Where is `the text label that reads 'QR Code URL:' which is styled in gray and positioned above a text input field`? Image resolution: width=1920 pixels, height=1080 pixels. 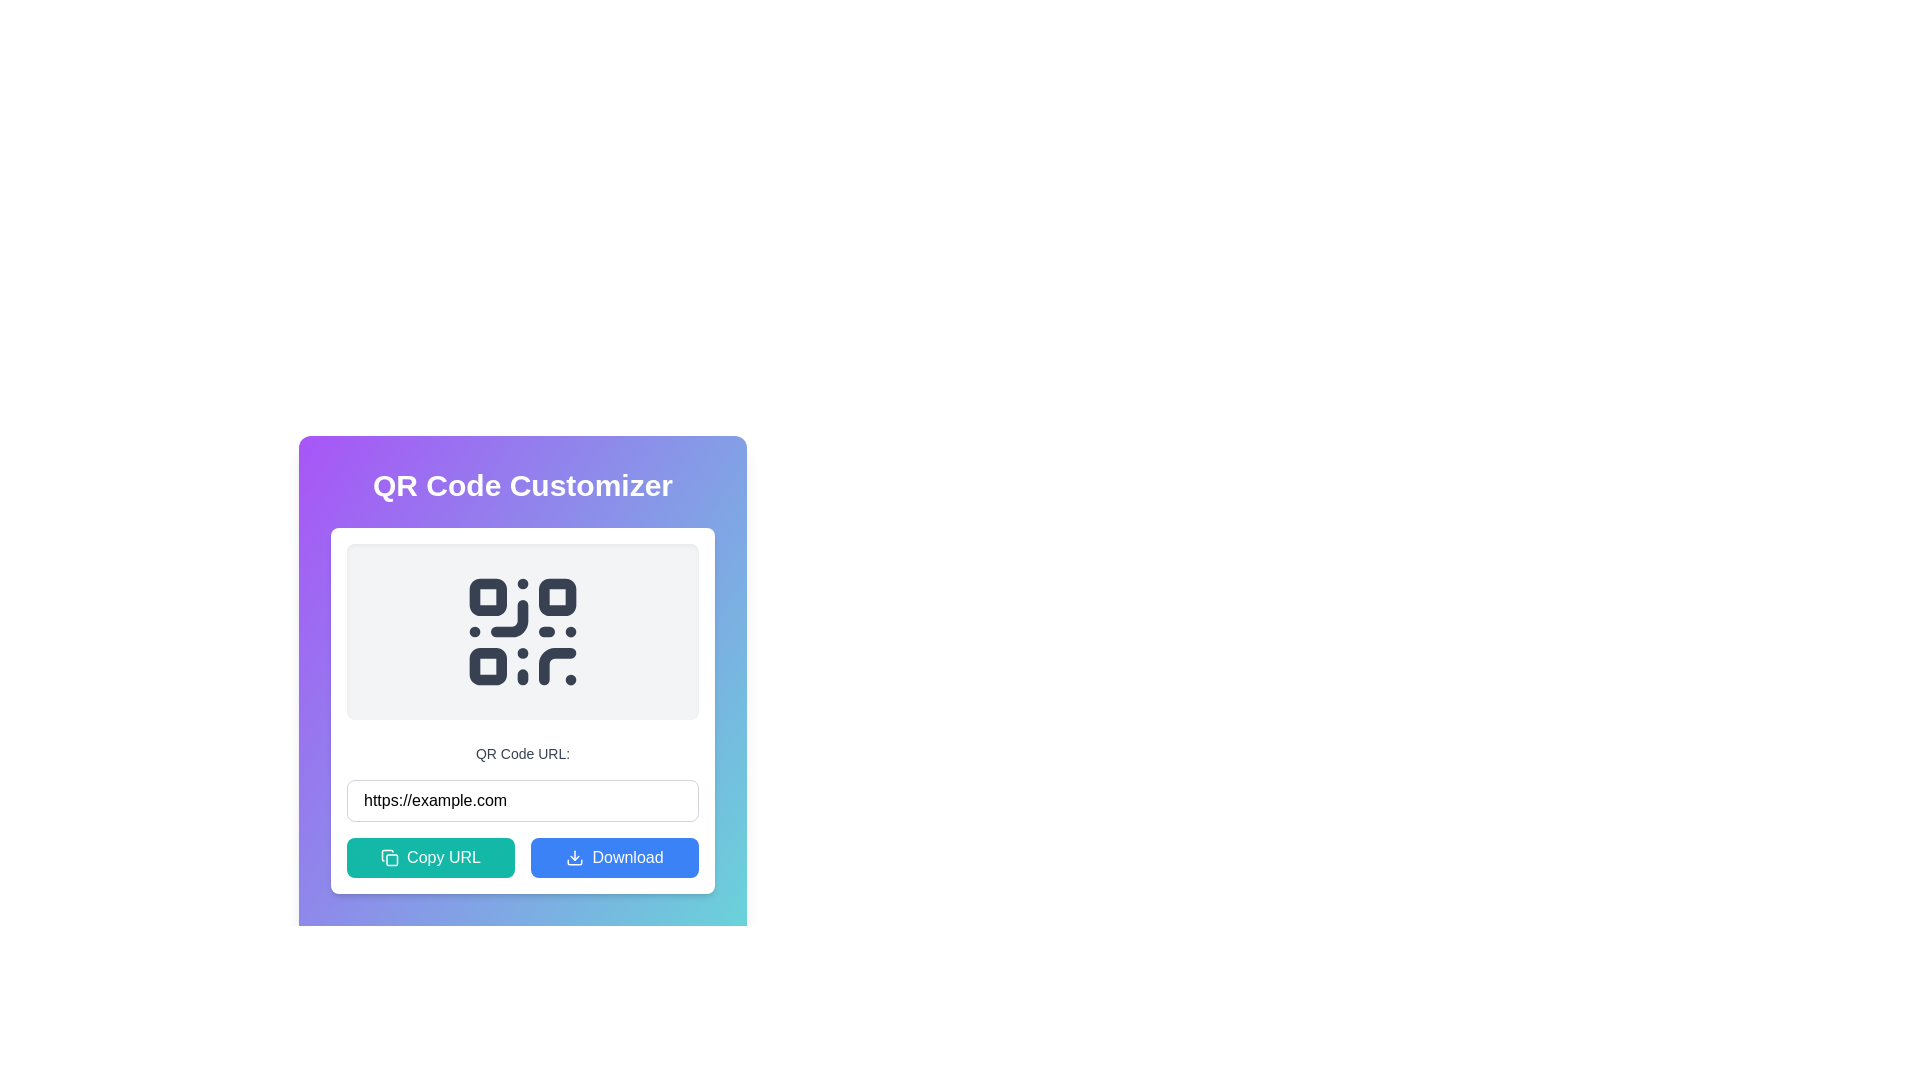
the text label that reads 'QR Code URL:' which is styled in gray and positioned above a text input field is located at coordinates (523, 753).